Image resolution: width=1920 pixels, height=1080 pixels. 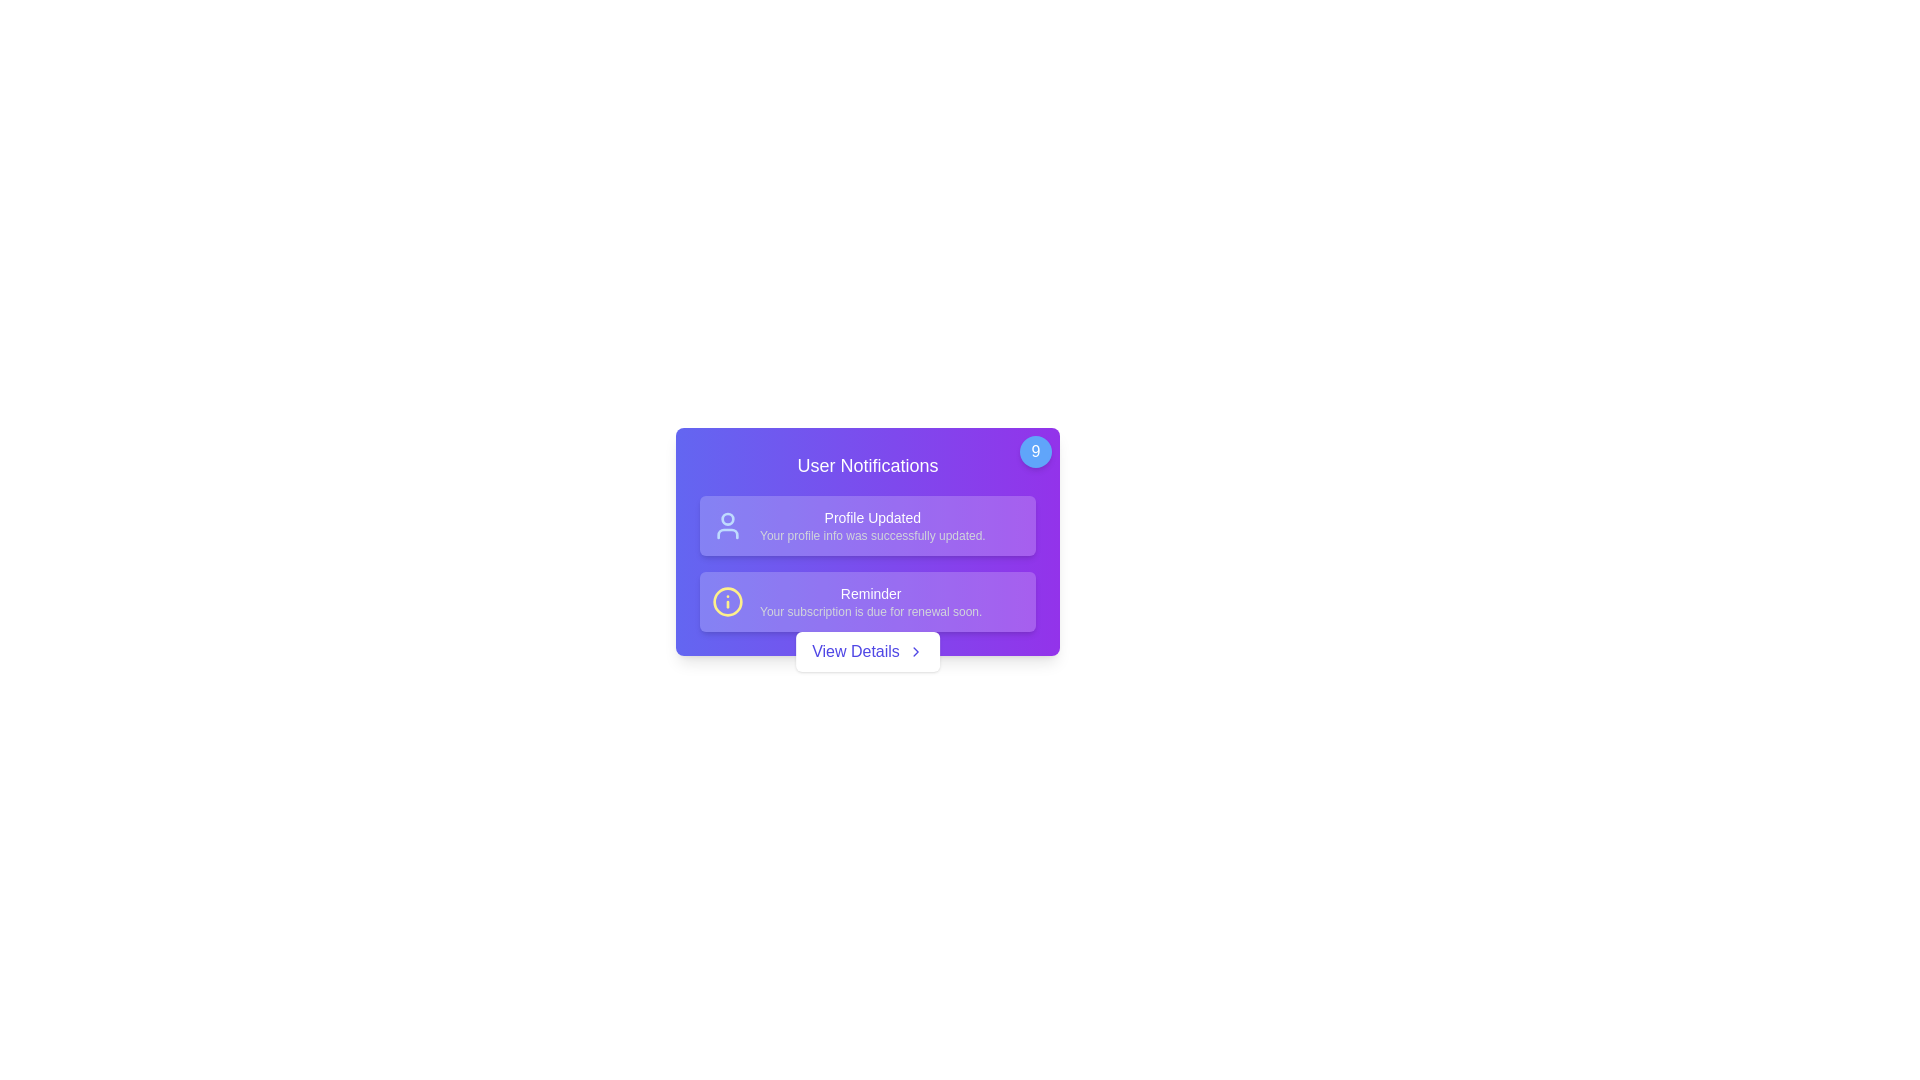 I want to click on the user vector graphic icon that represents profile updates, located at the left side of the notification block preceding the text 'Profile Updated', so click(x=727, y=524).